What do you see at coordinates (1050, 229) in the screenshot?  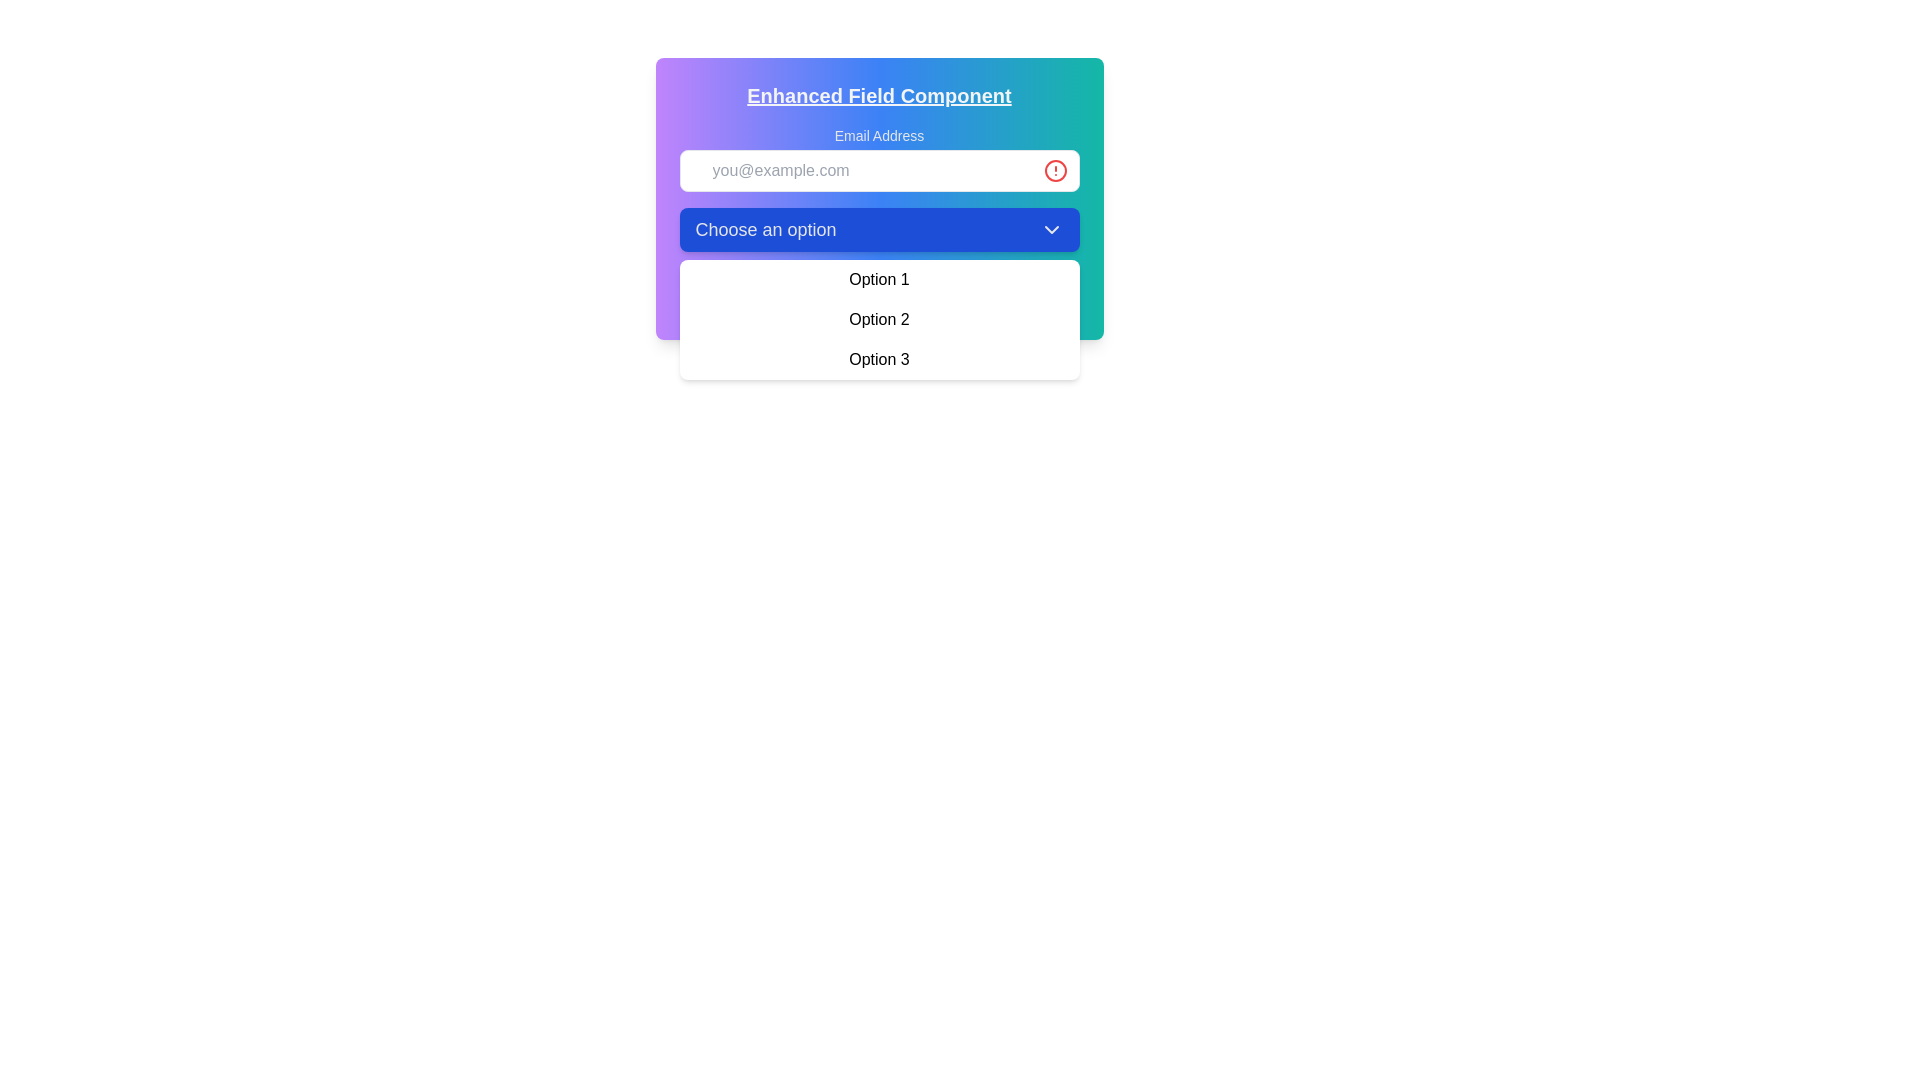 I see `the downward-pointing chevron icon located at the rightmost part of the blue button labeled 'Choose an option'` at bounding box center [1050, 229].